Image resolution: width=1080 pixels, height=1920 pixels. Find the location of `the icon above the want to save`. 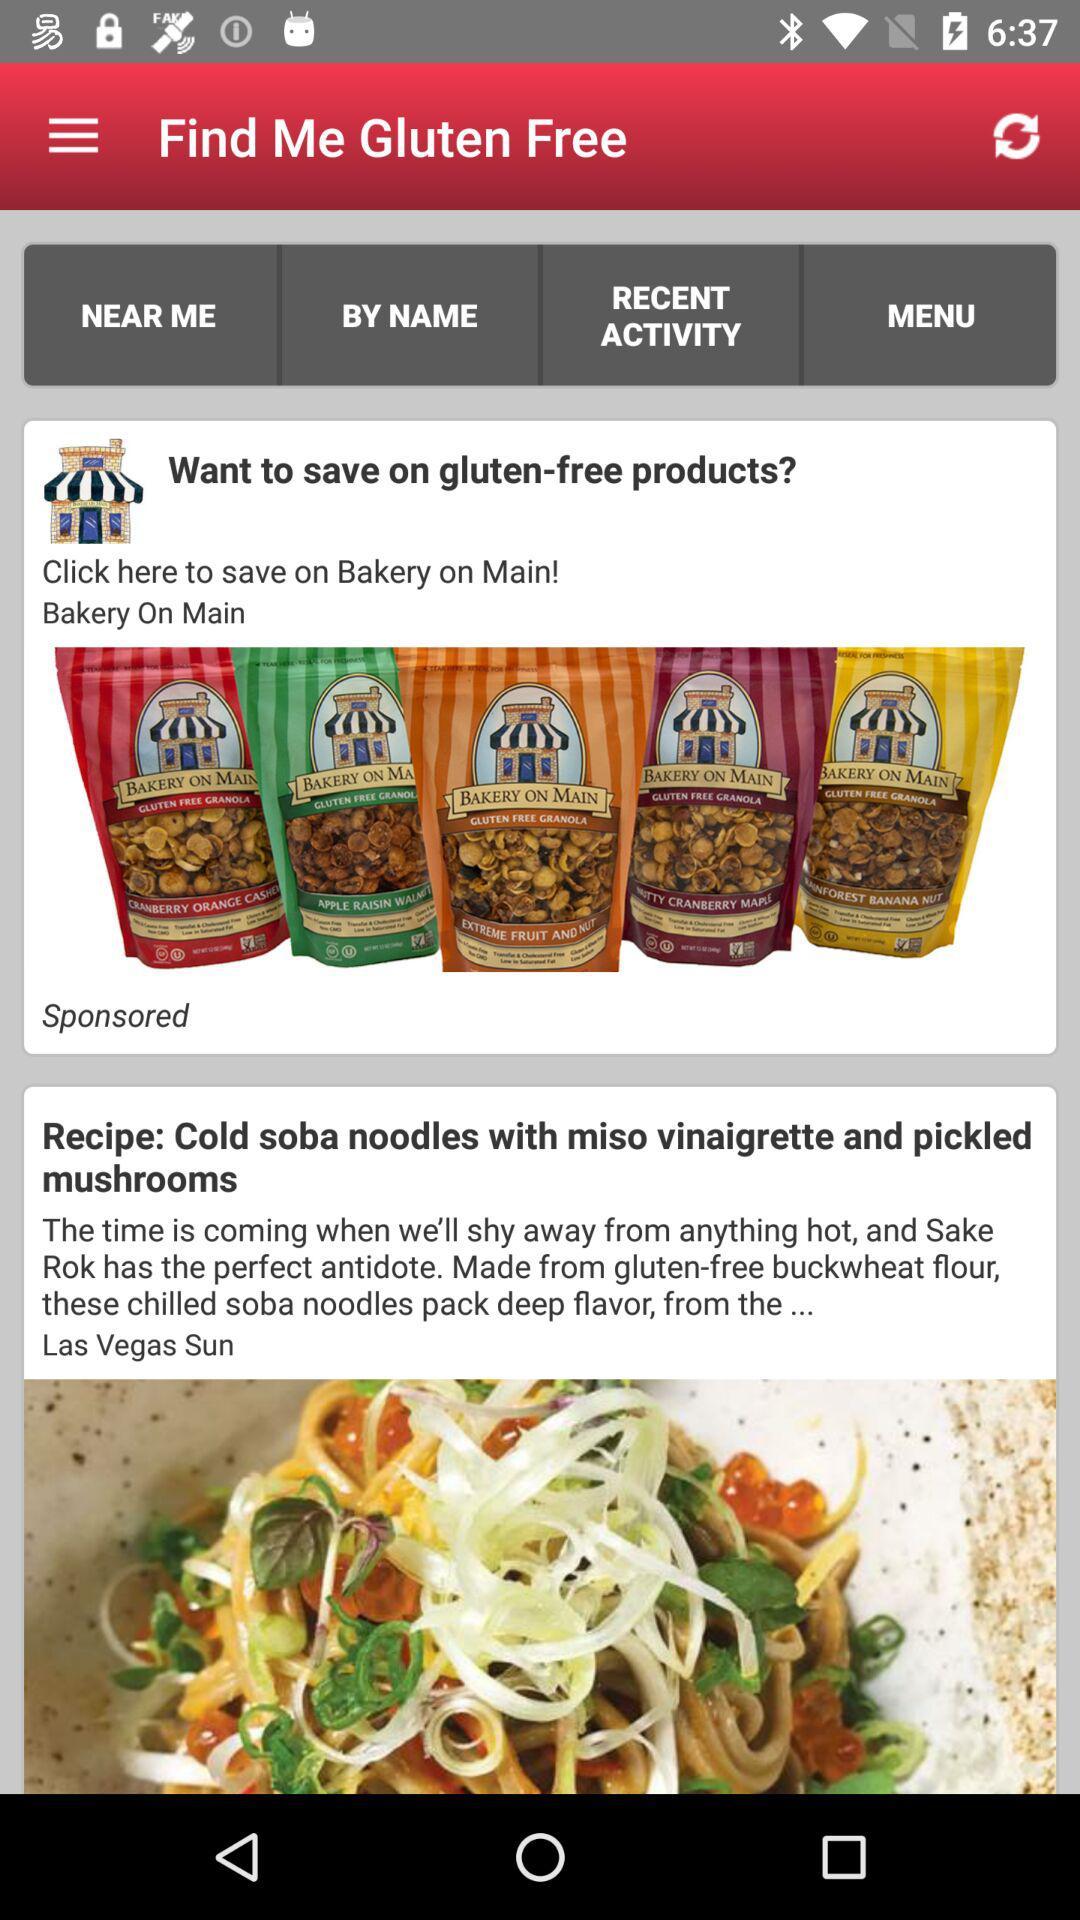

the icon above the want to save is located at coordinates (670, 314).